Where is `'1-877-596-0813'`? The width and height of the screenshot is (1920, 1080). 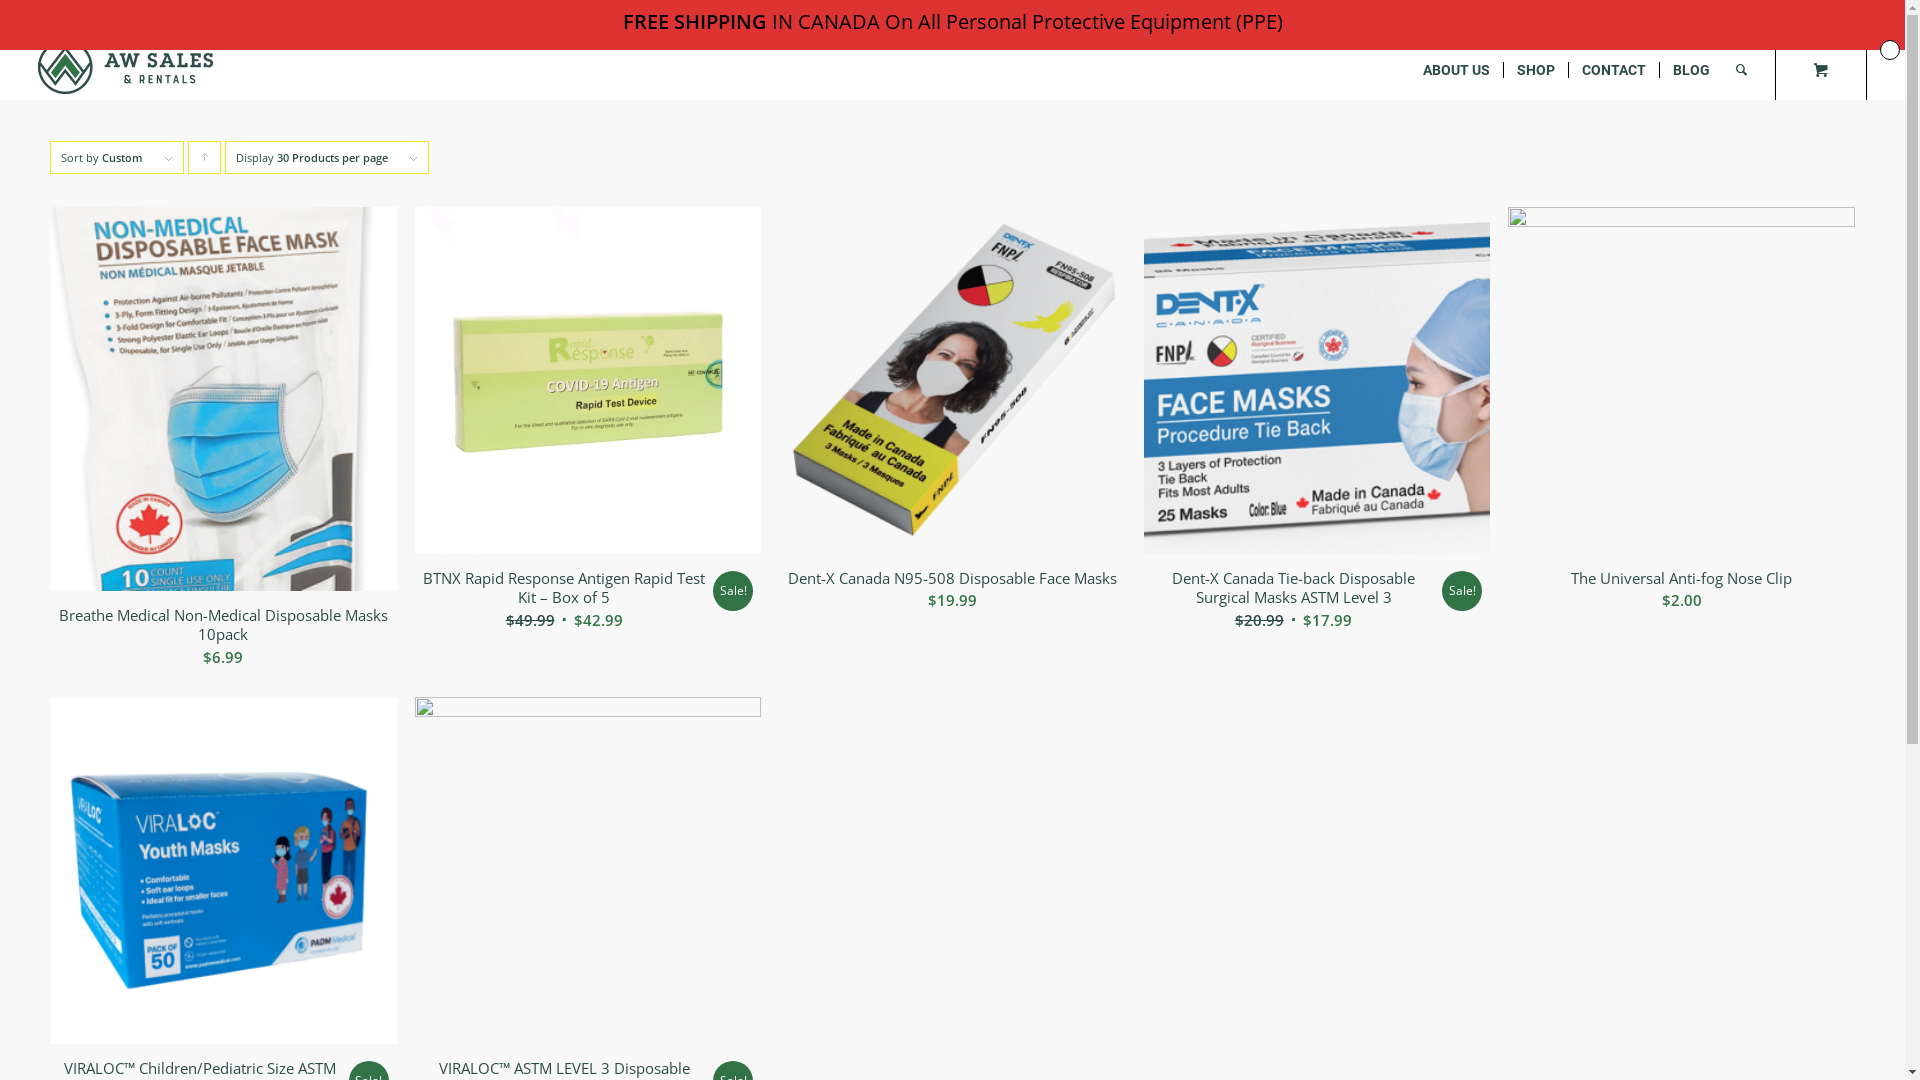 '1-877-596-0813' is located at coordinates (136, 19).